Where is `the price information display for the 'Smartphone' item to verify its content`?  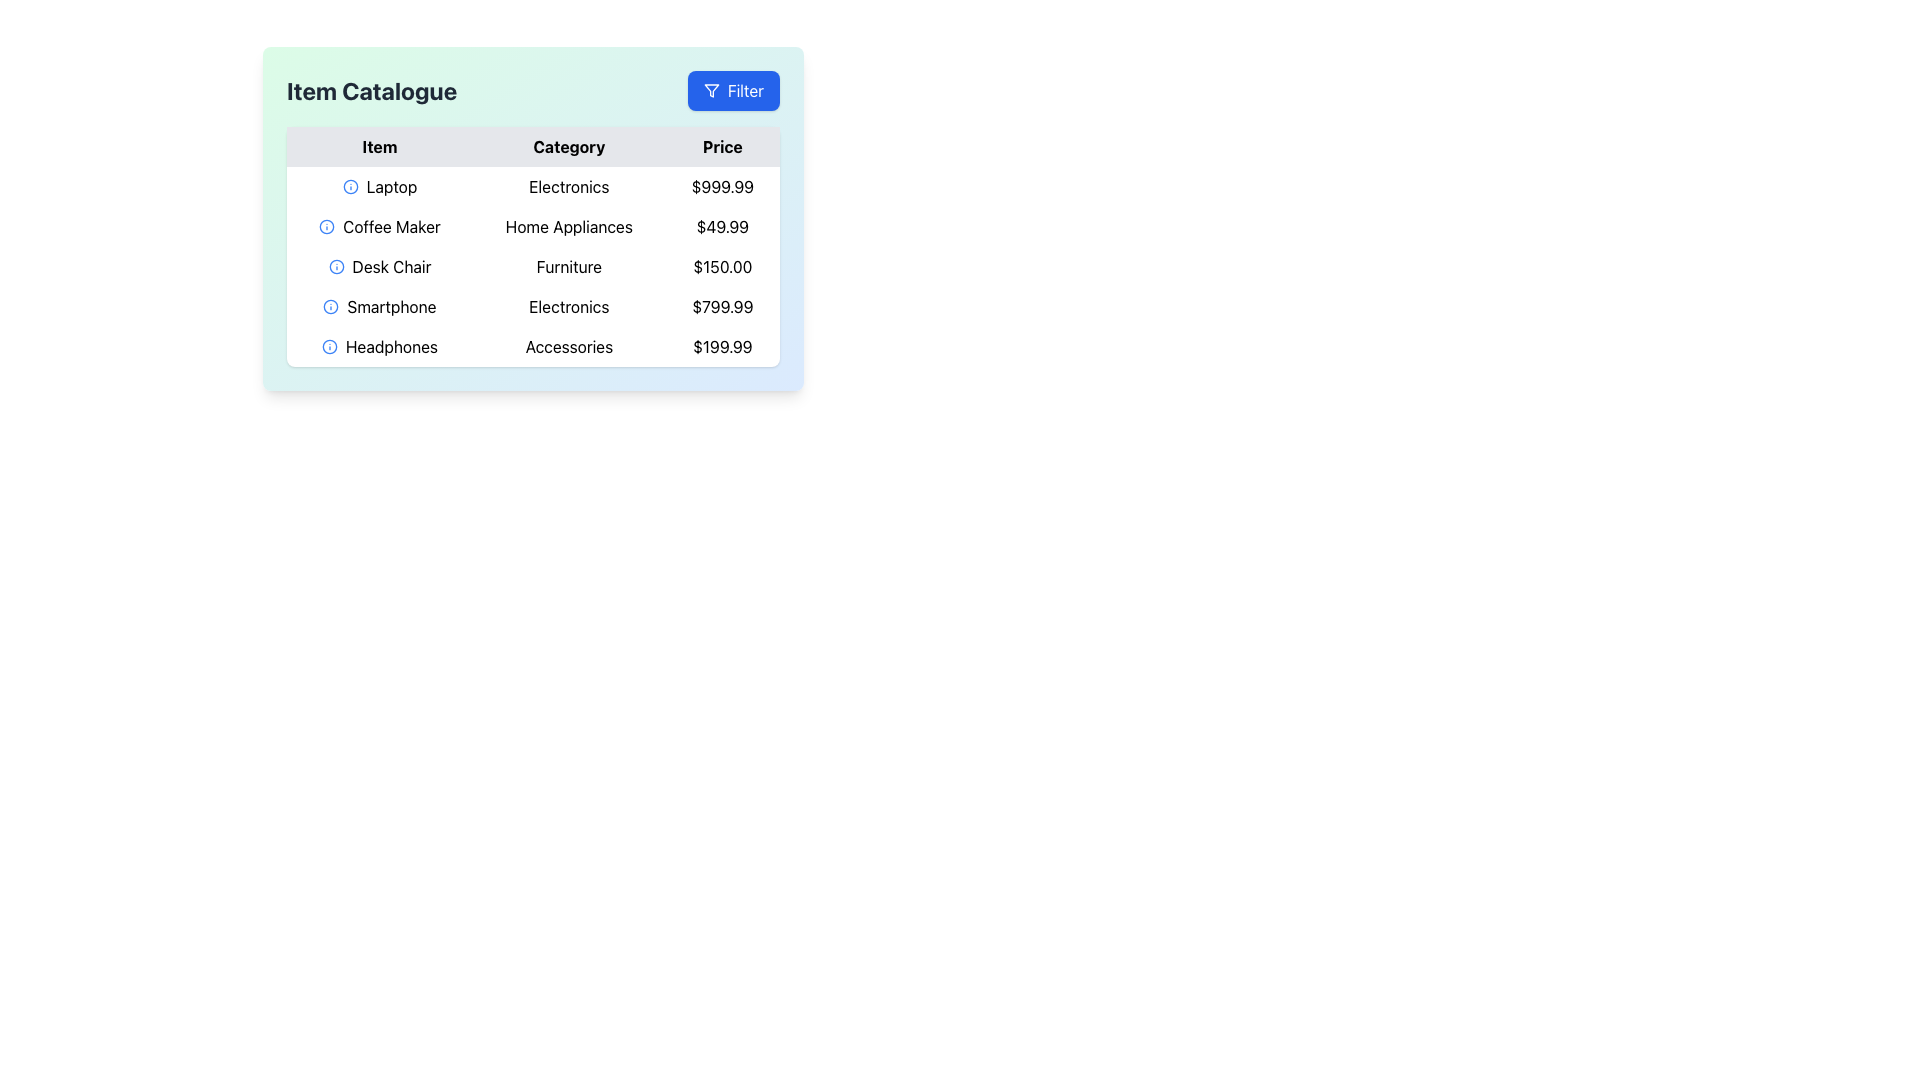 the price information display for the 'Smartphone' item to verify its content is located at coordinates (721, 307).